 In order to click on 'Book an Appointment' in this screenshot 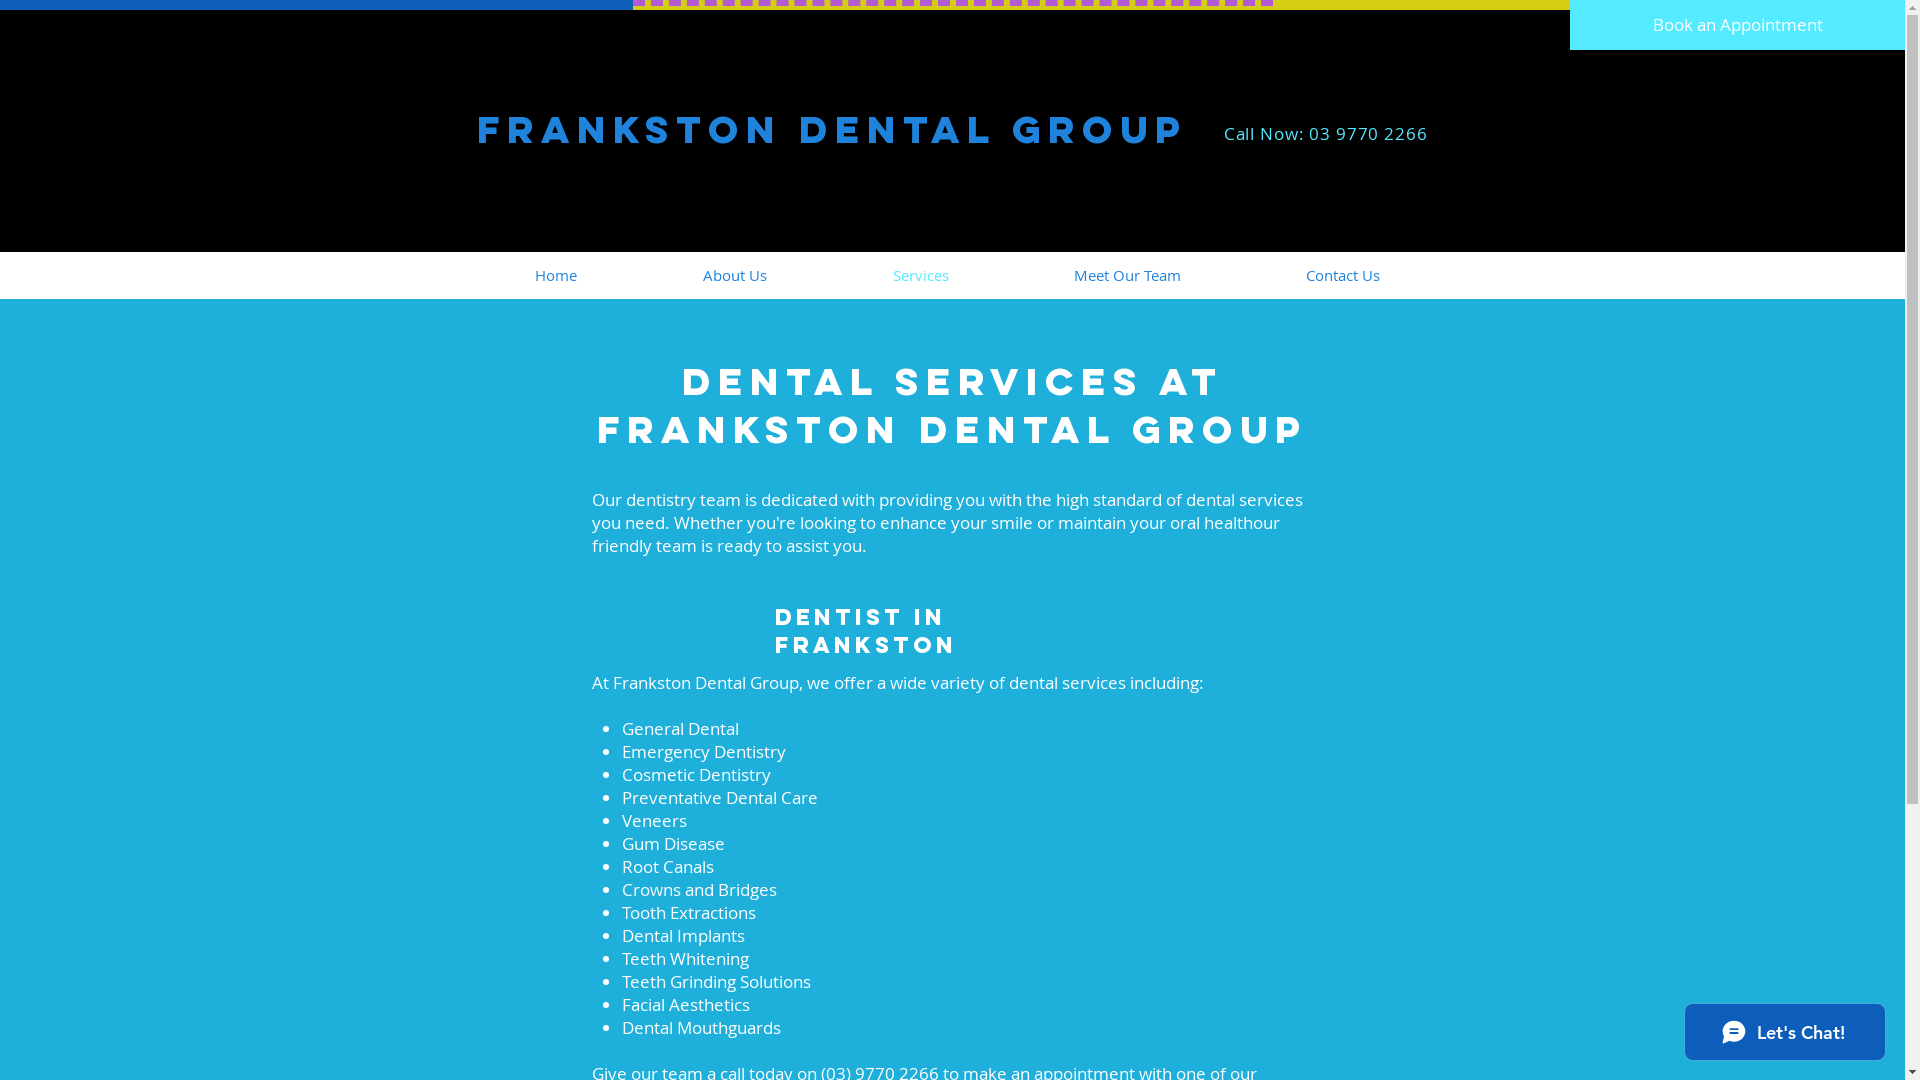, I will do `click(1736, 24)`.